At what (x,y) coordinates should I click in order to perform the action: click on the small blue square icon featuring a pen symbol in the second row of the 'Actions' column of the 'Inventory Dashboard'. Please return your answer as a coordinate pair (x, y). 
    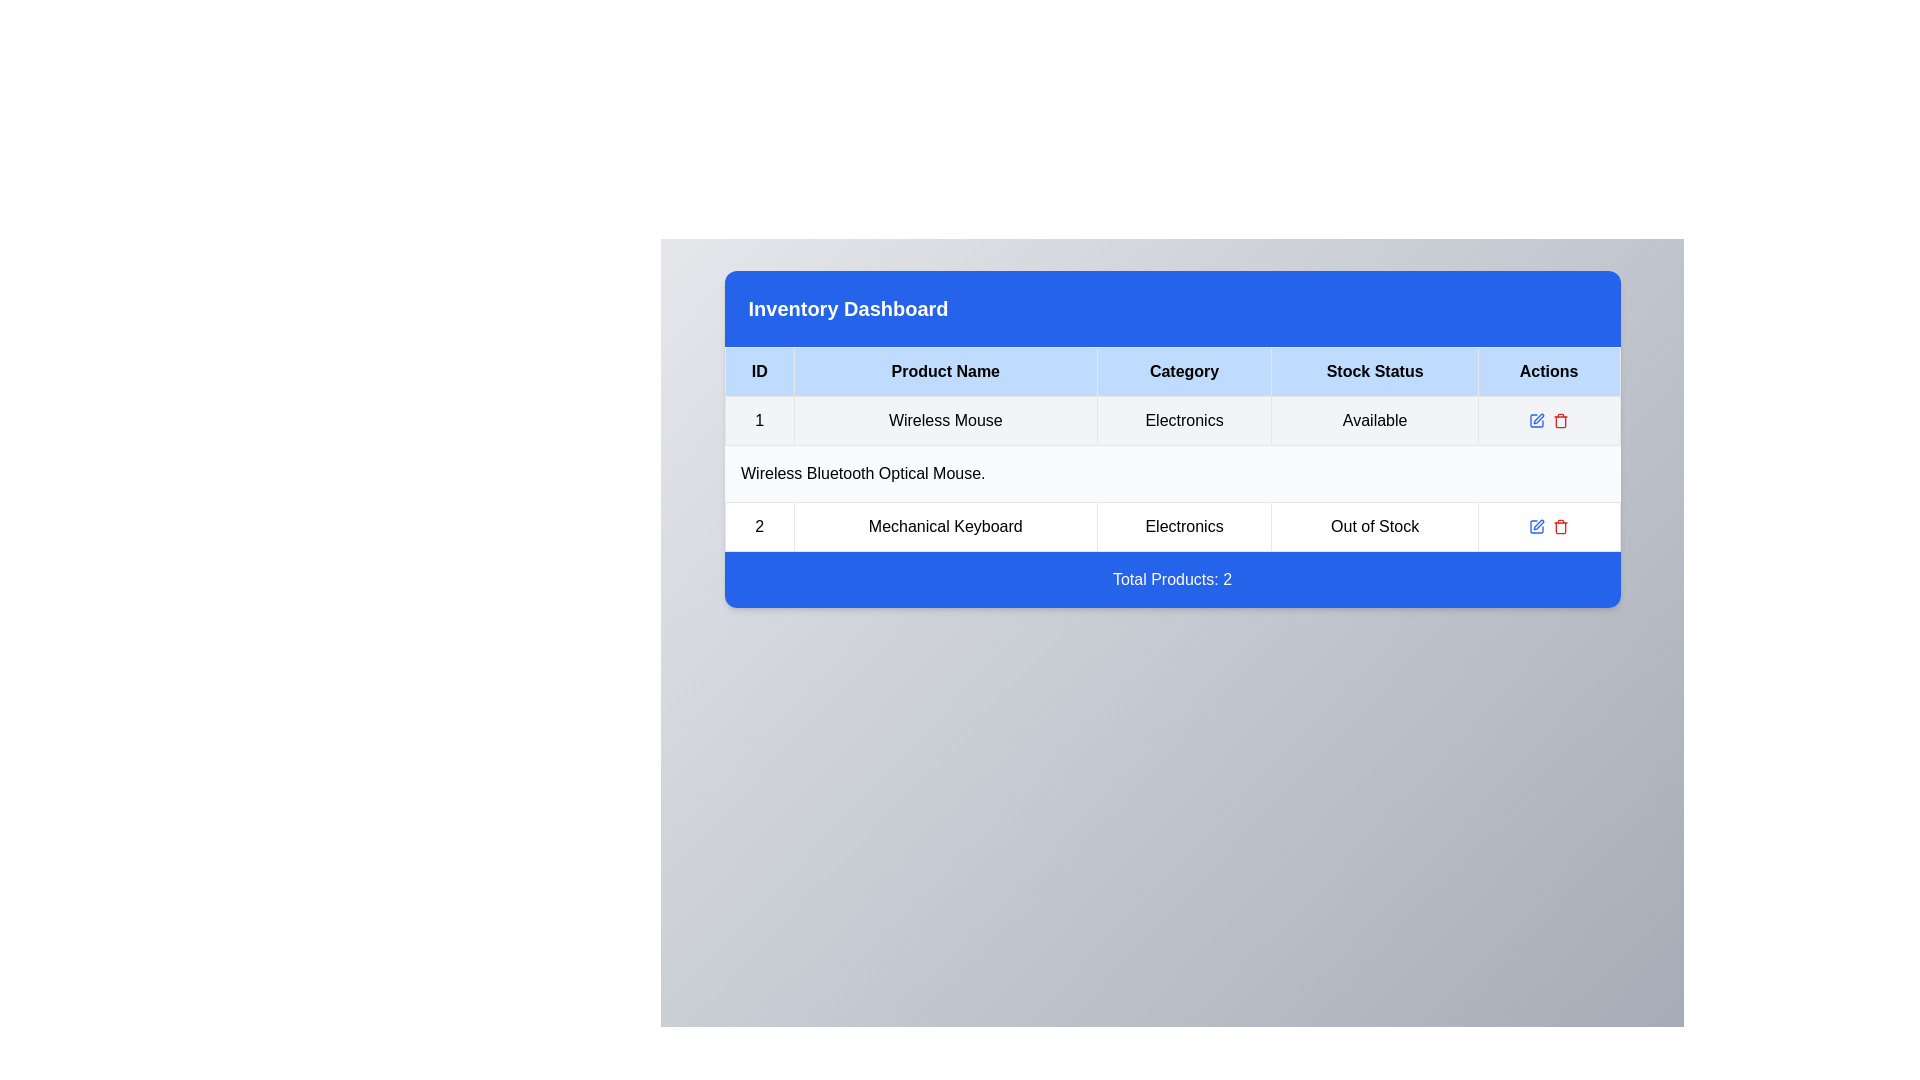
    Looking at the image, I should click on (1536, 419).